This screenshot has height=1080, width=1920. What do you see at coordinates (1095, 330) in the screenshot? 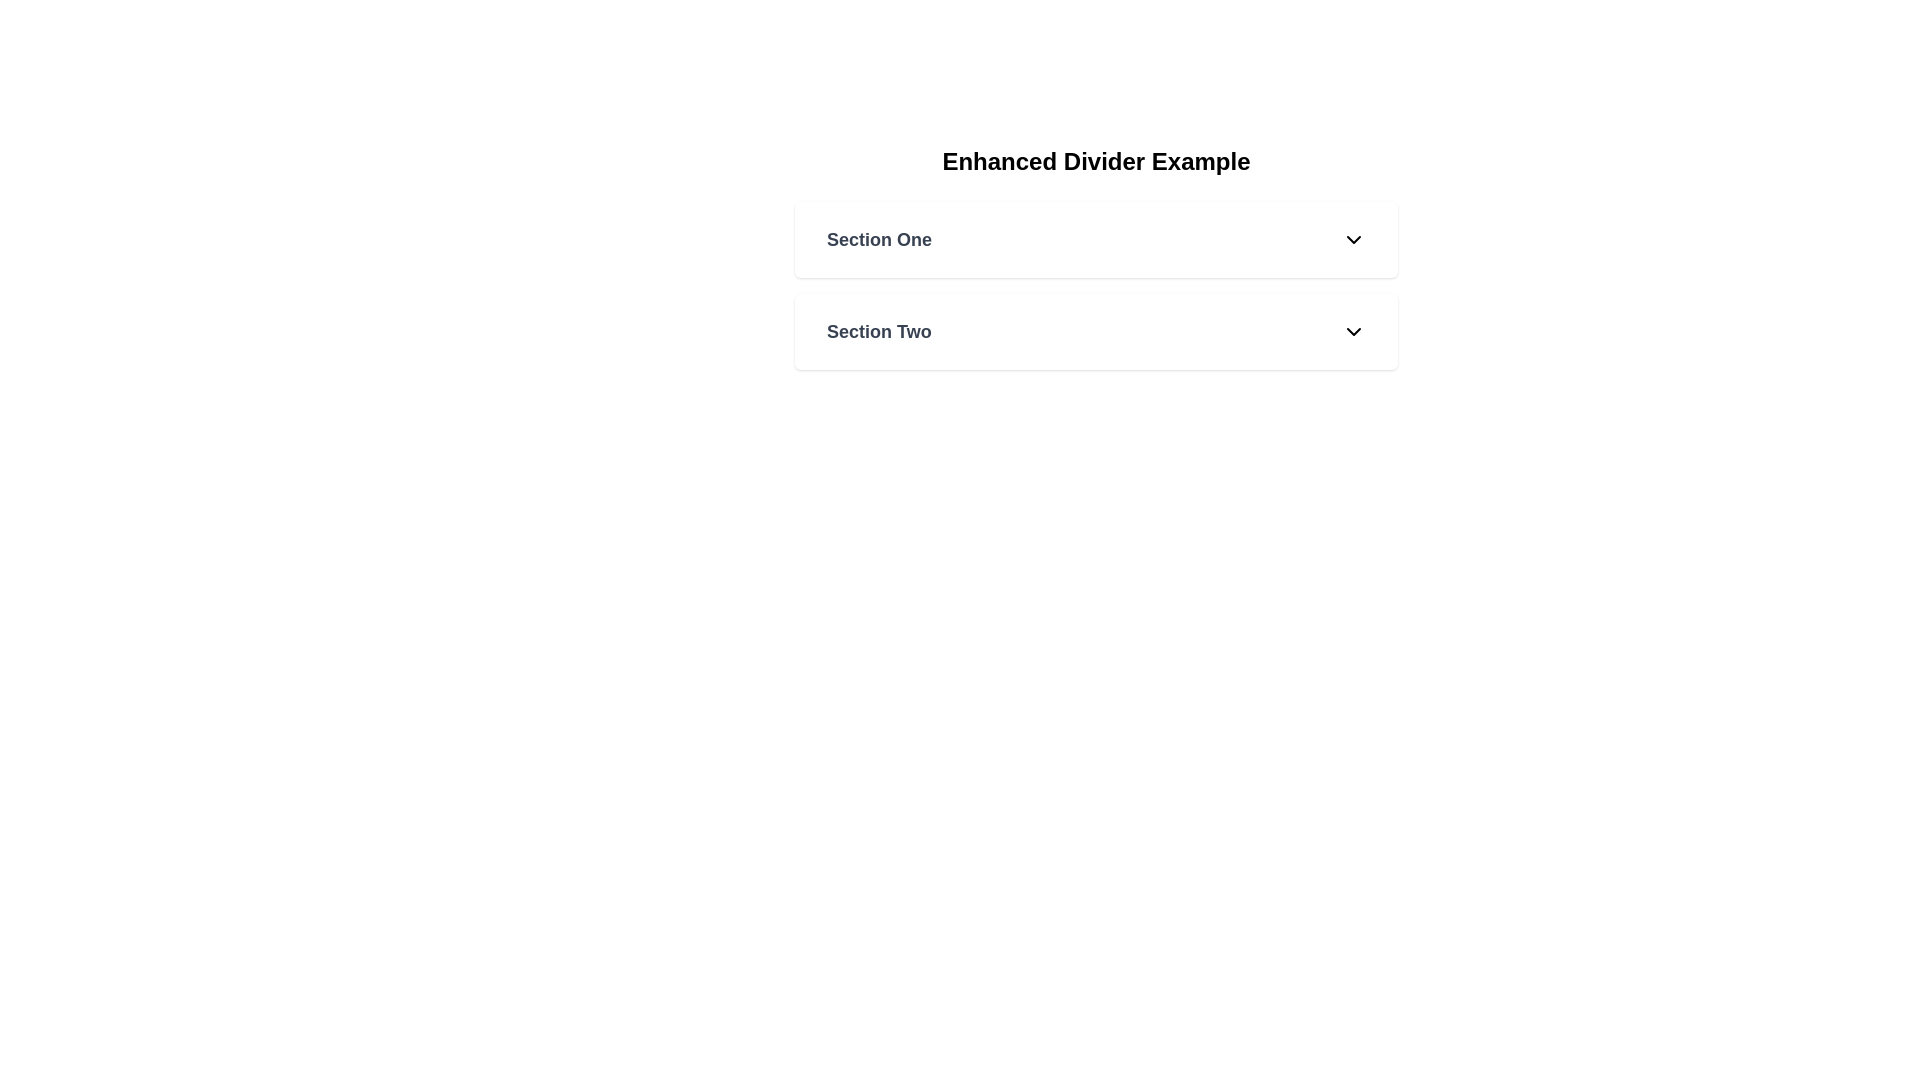
I see `the collapsible section header labeled 'Section Two' to prepare for interaction` at bounding box center [1095, 330].